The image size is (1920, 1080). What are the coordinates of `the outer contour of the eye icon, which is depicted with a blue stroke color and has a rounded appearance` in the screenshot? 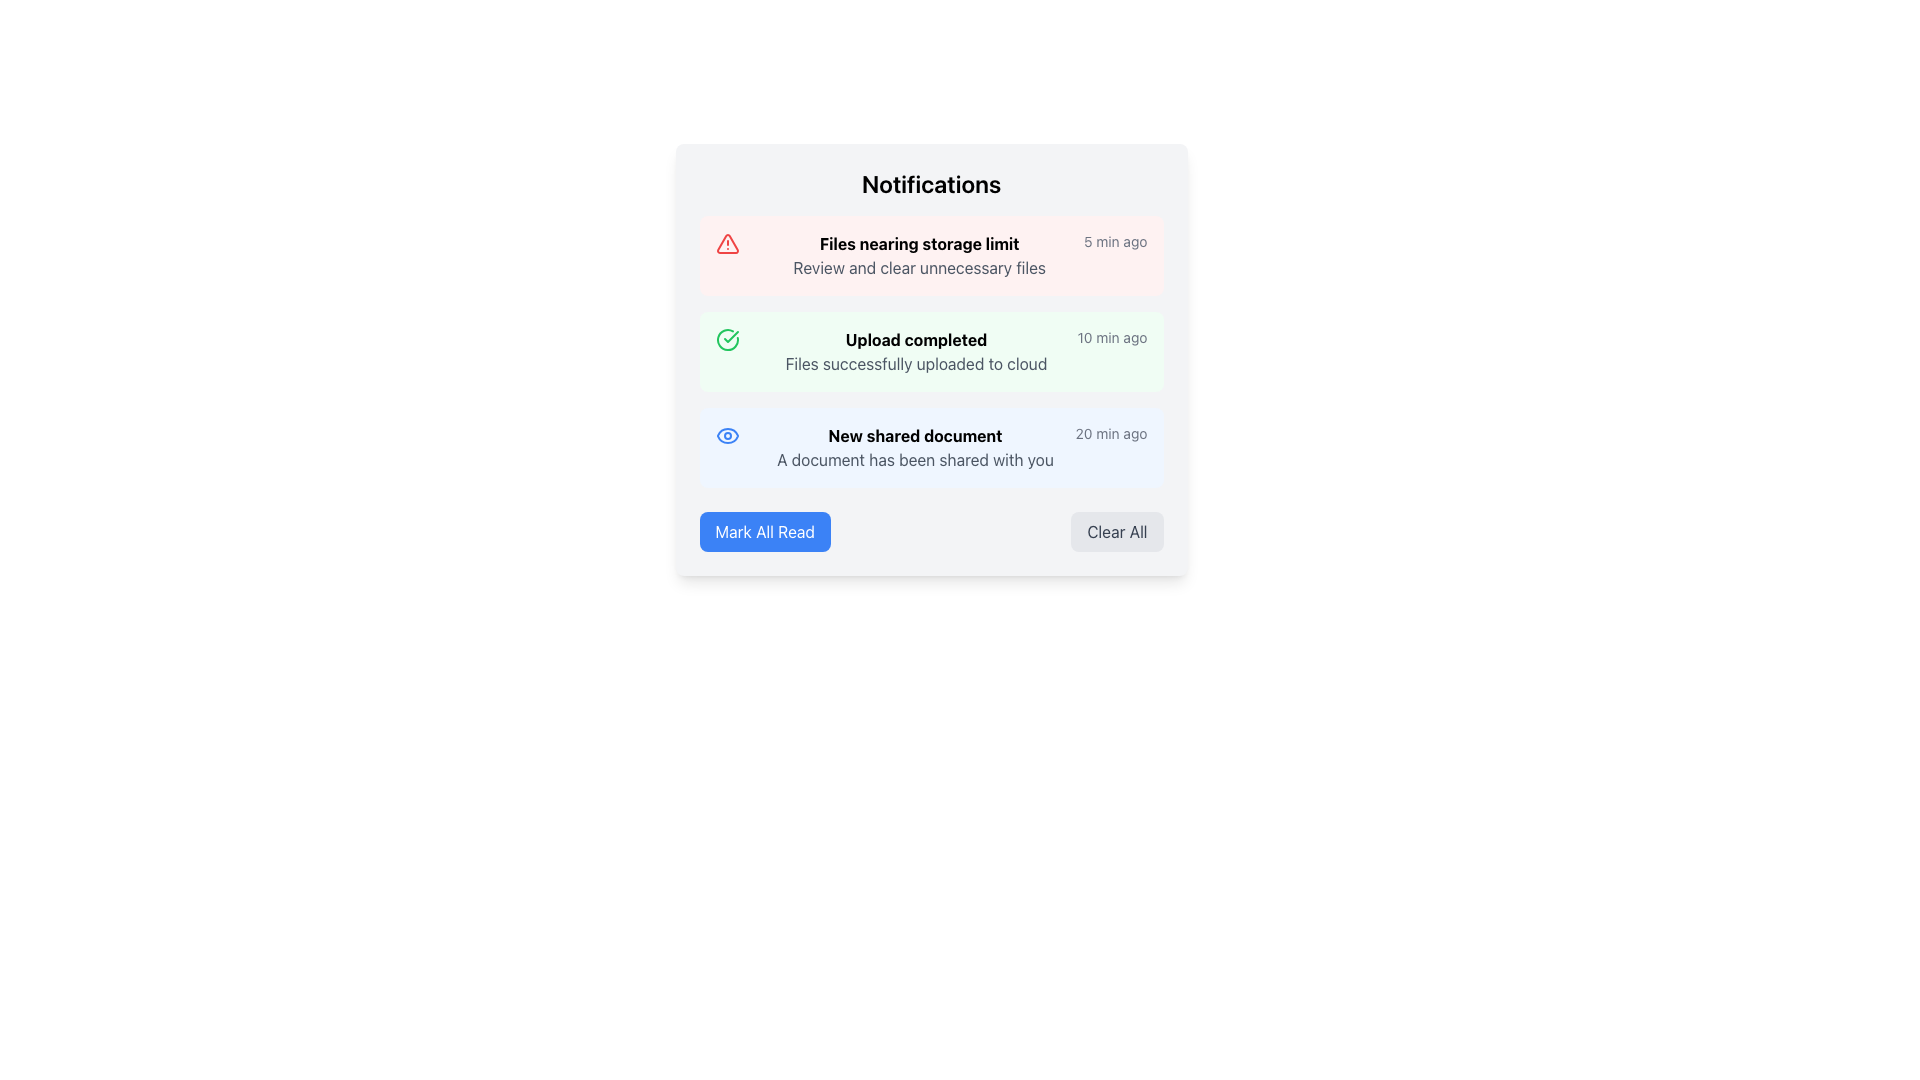 It's located at (726, 434).